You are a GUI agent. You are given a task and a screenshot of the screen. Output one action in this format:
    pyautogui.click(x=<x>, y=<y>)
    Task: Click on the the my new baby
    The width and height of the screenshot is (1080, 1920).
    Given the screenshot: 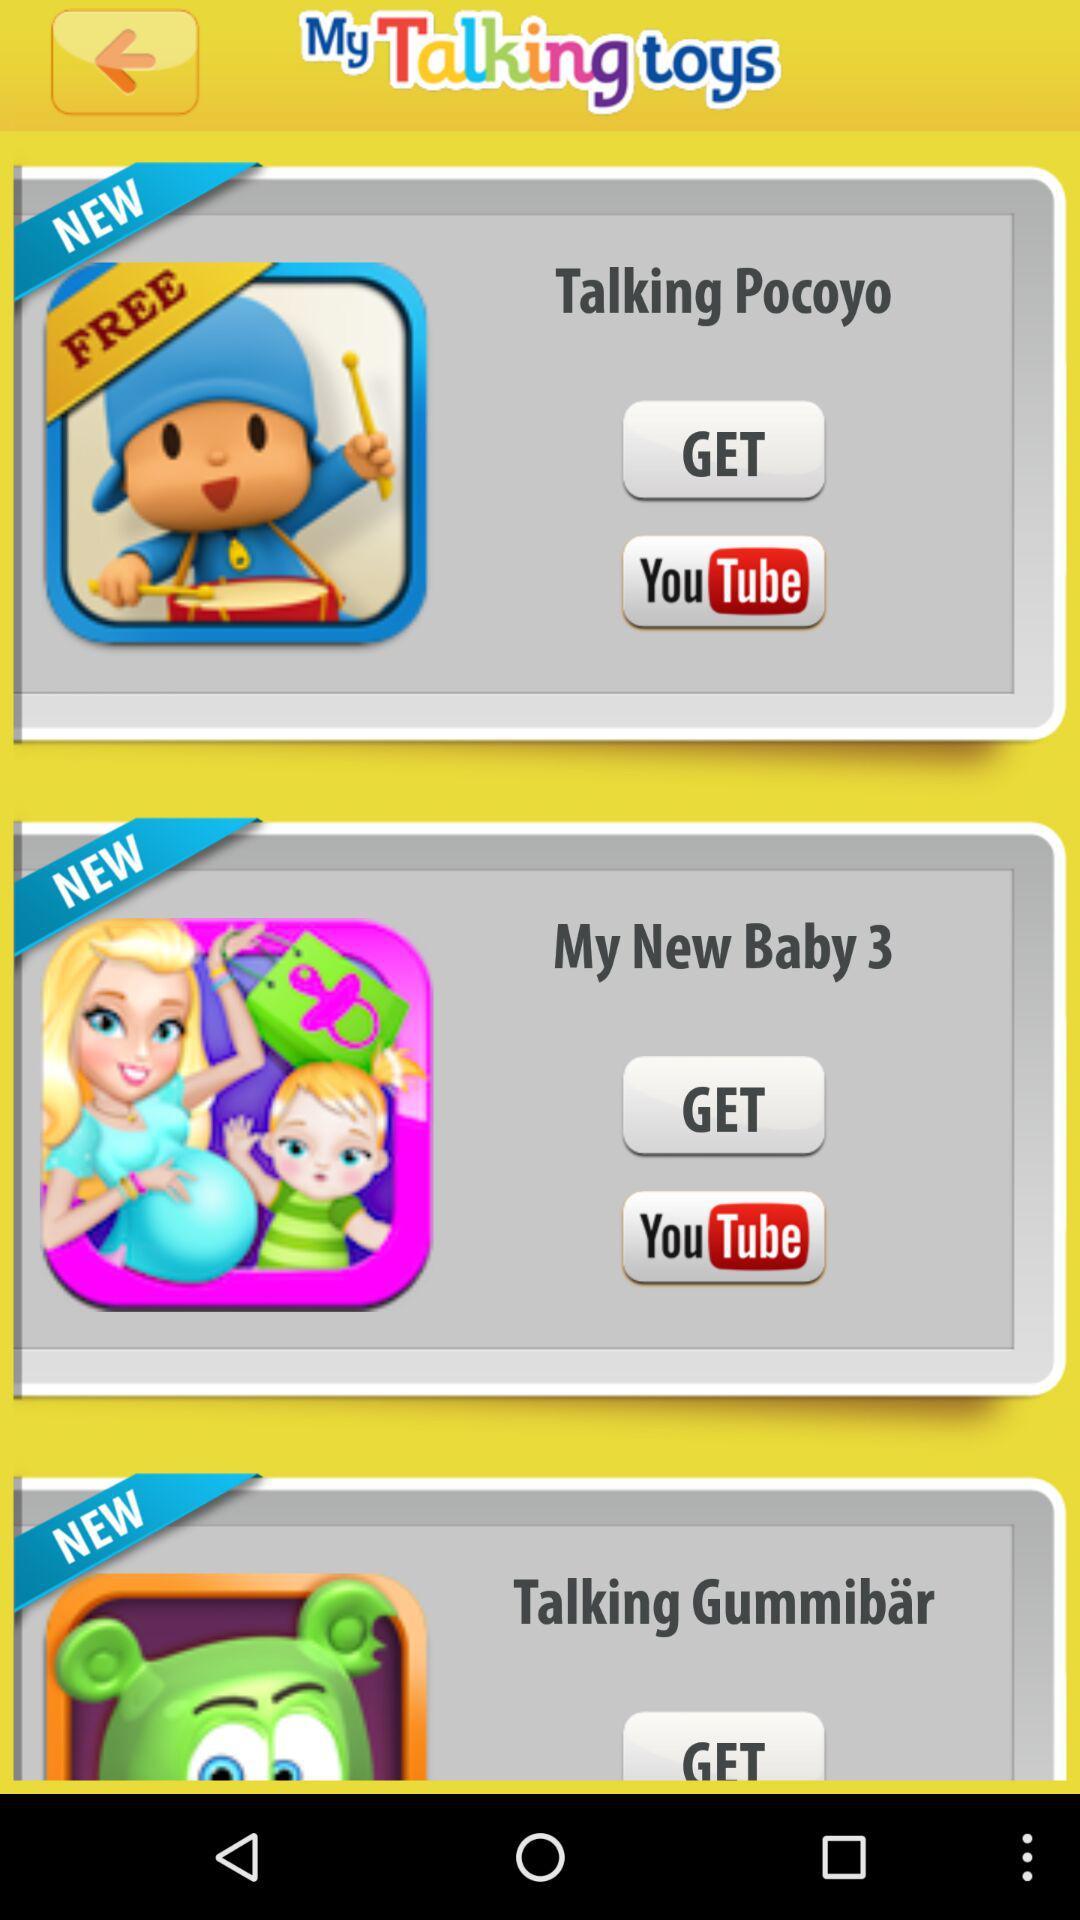 What is the action you would take?
    pyautogui.click(x=723, y=943)
    